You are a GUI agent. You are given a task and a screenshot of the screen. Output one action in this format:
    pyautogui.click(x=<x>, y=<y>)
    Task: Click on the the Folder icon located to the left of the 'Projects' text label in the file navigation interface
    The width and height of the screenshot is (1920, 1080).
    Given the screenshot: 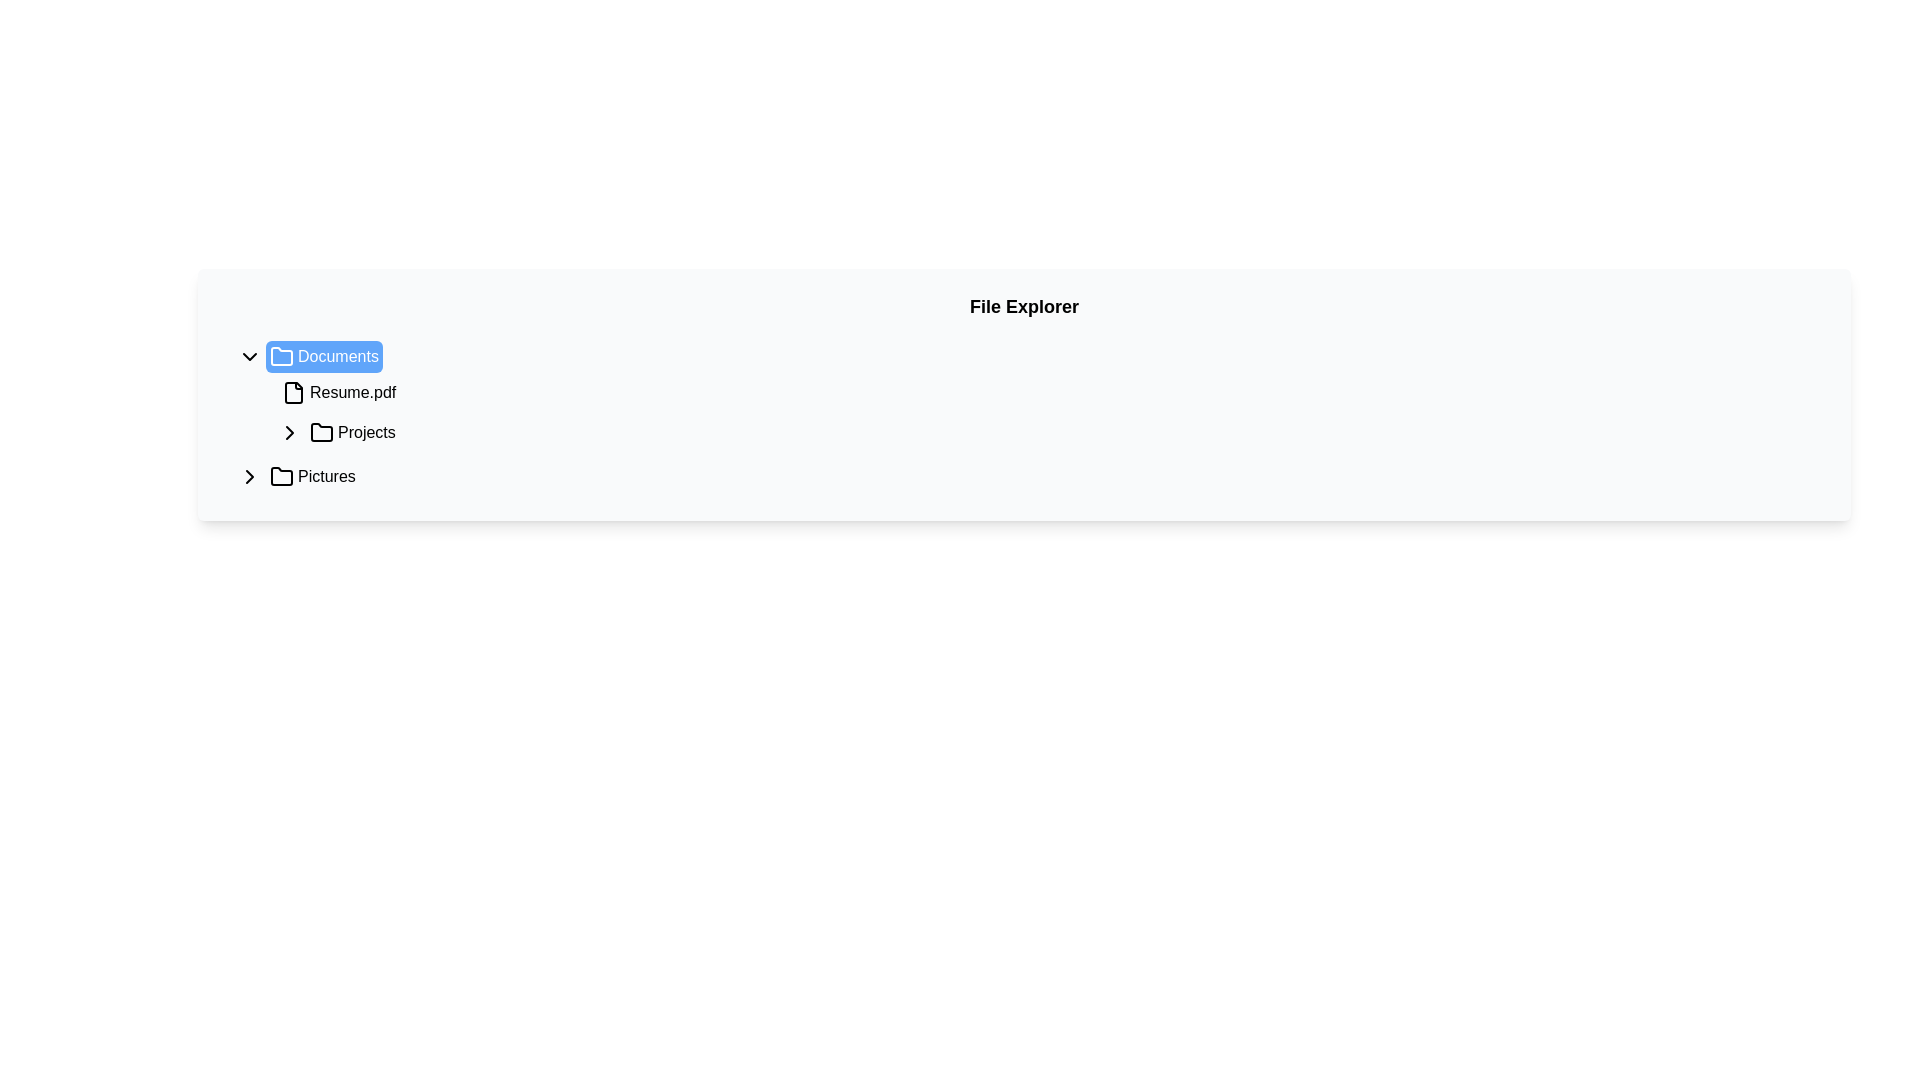 What is the action you would take?
    pyautogui.click(x=321, y=431)
    